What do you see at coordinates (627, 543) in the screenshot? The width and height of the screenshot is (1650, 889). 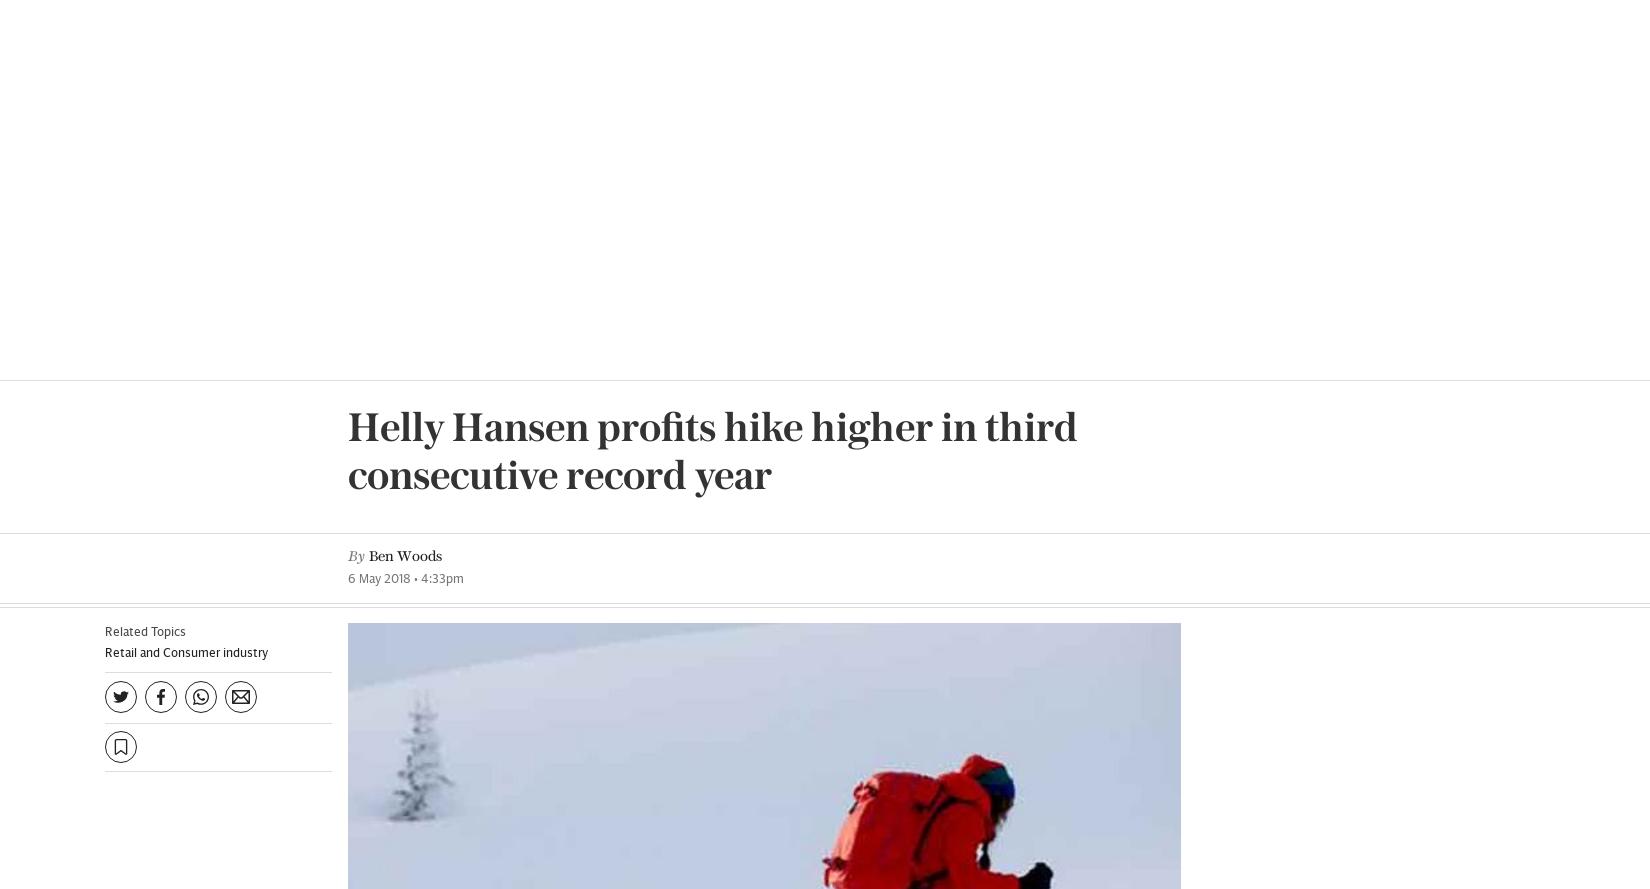 I see `'The Olso-based owner of UK shooting, sailing and skiing brand Musto said profits jumped by a quarter'` at bounding box center [627, 543].